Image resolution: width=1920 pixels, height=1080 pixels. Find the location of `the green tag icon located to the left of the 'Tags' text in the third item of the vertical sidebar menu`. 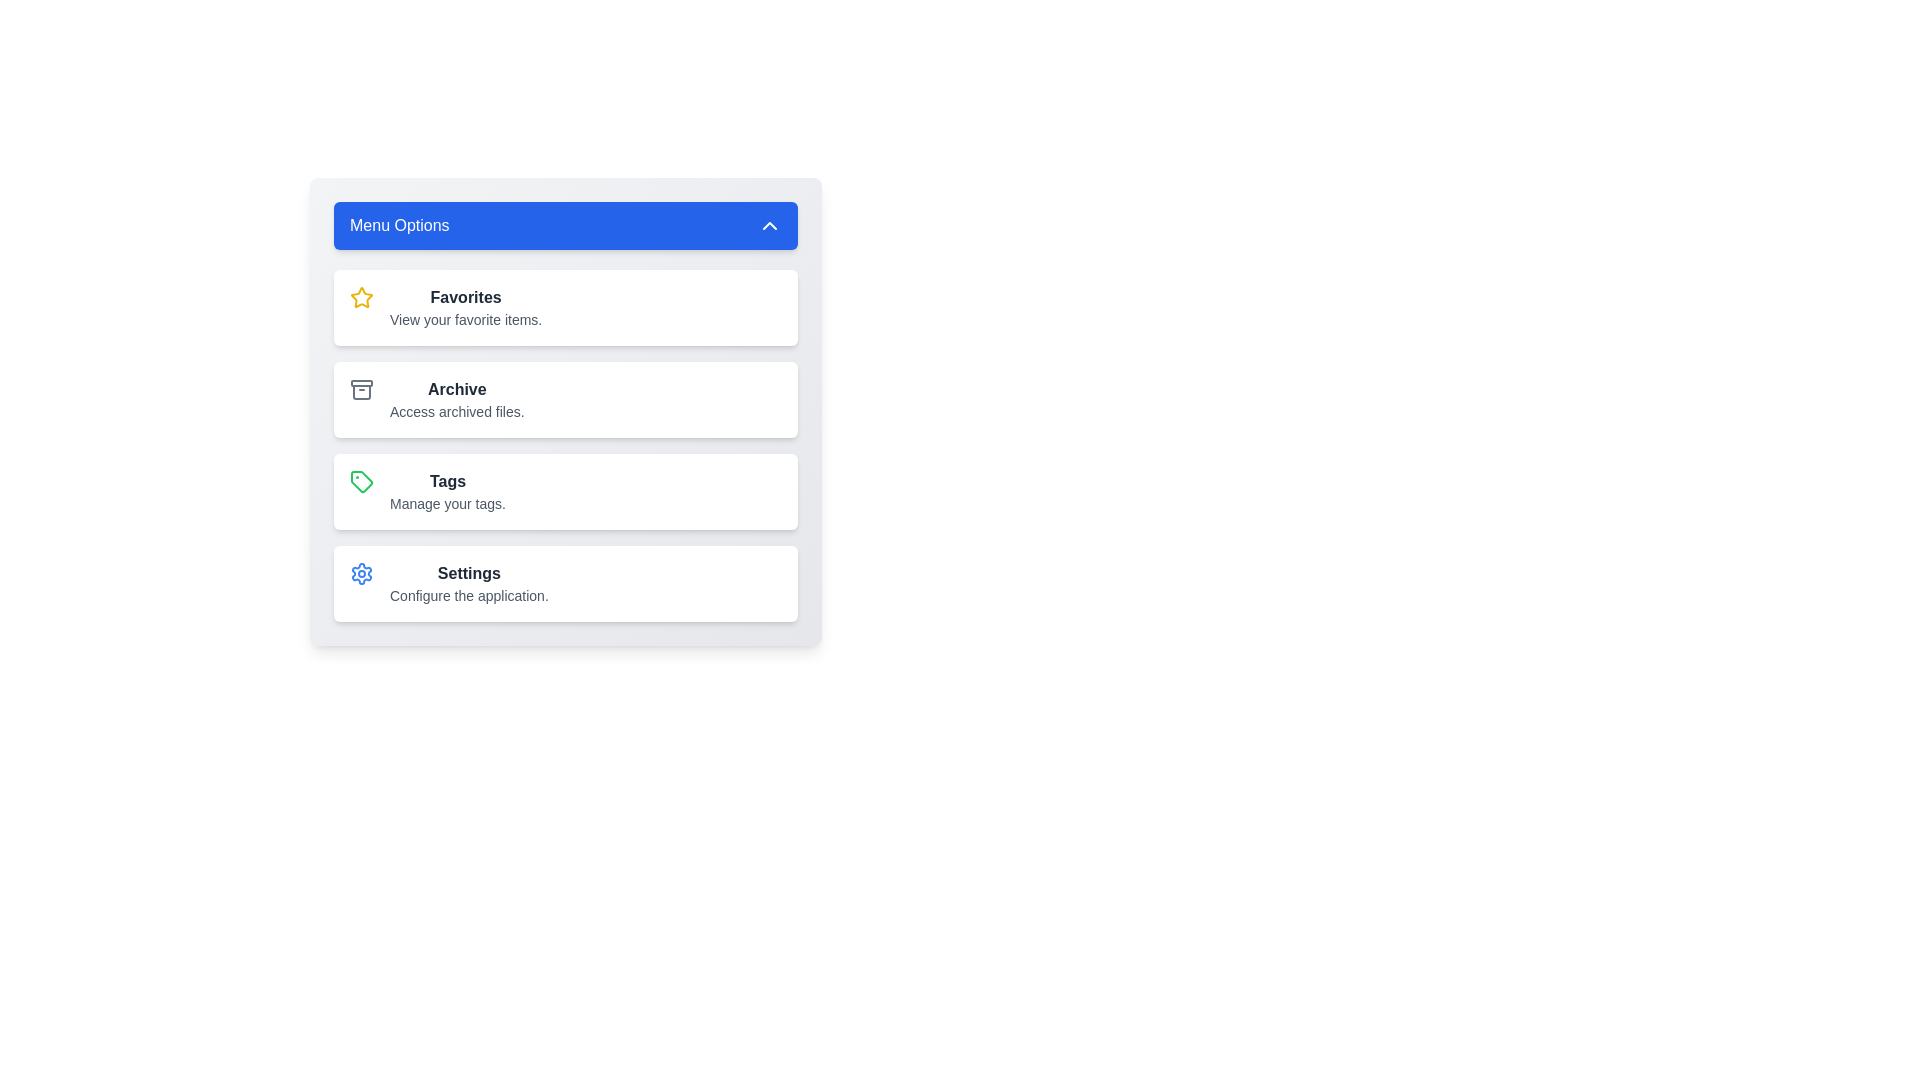

the green tag icon located to the left of the 'Tags' text in the third item of the vertical sidebar menu is located at coordinates (361, 482).